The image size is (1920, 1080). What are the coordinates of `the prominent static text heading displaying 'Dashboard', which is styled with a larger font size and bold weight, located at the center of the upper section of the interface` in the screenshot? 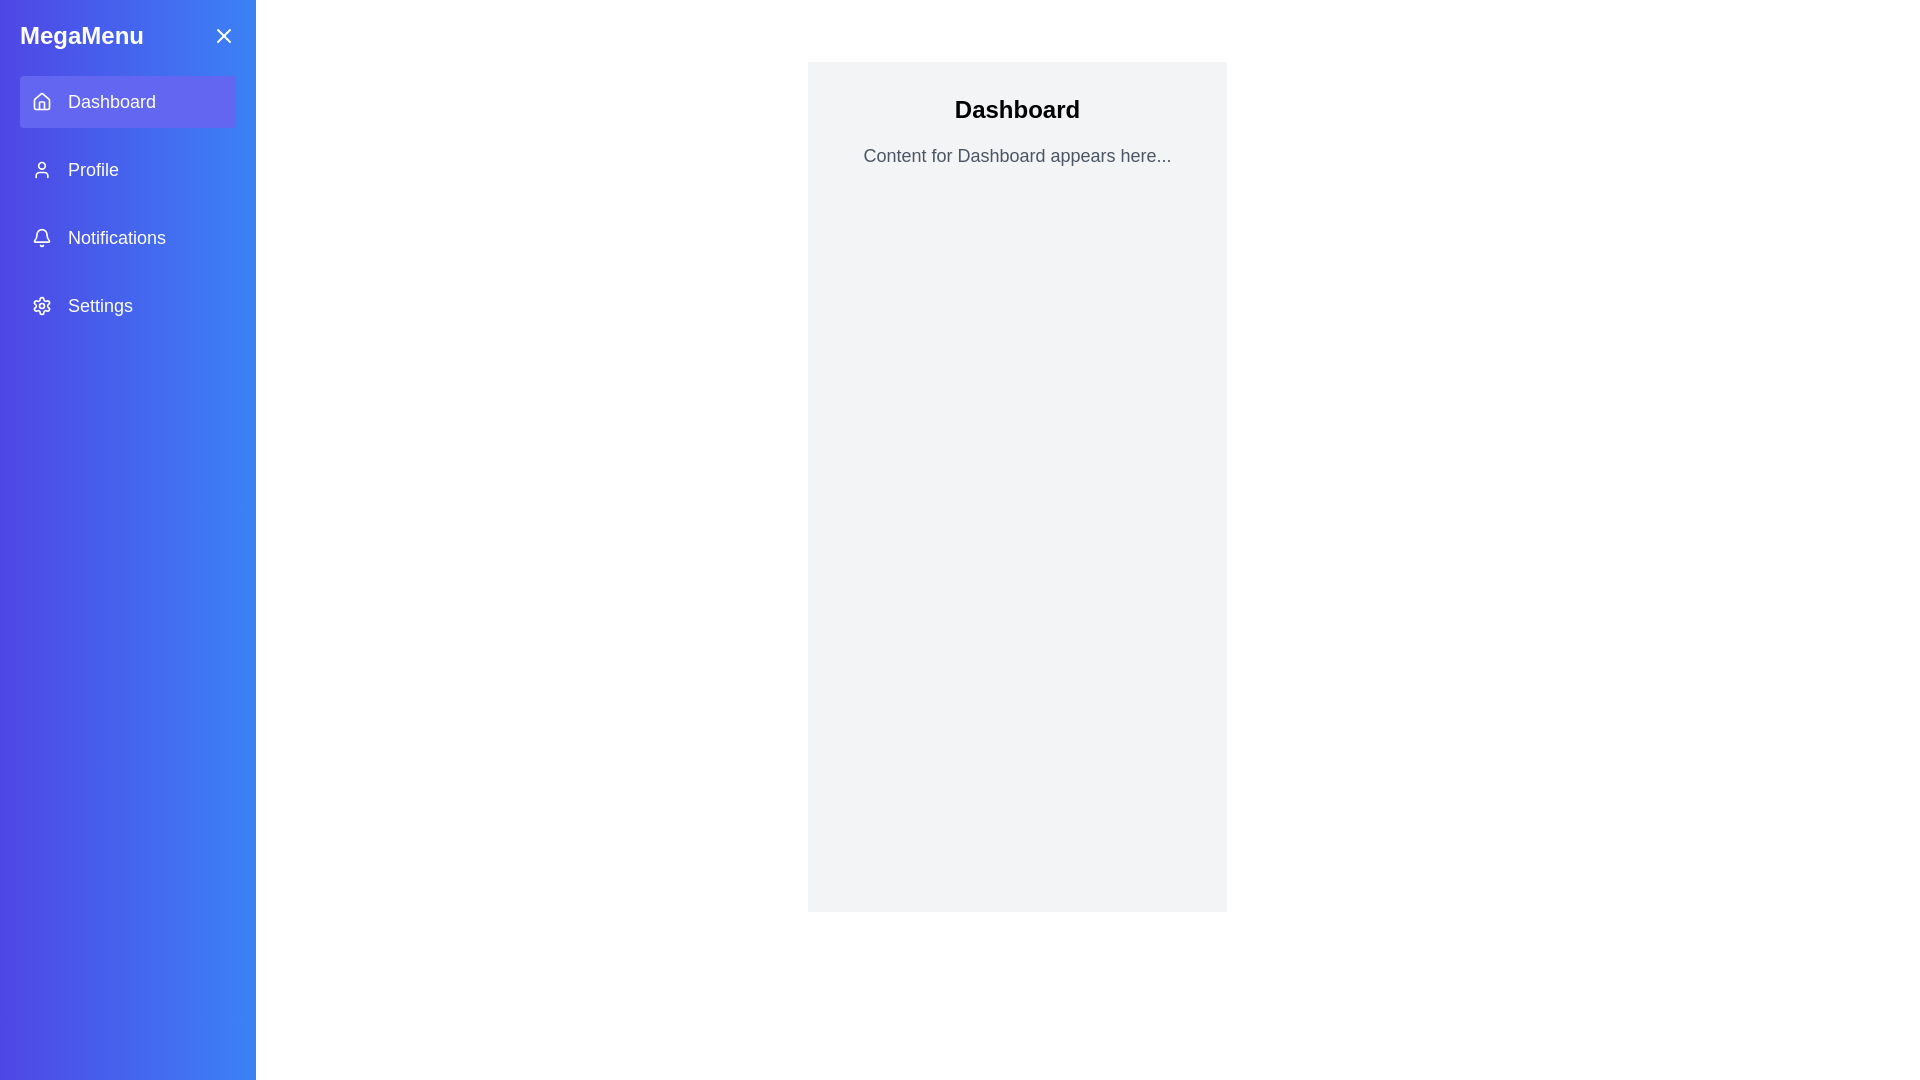 It's located at (1017, 110).